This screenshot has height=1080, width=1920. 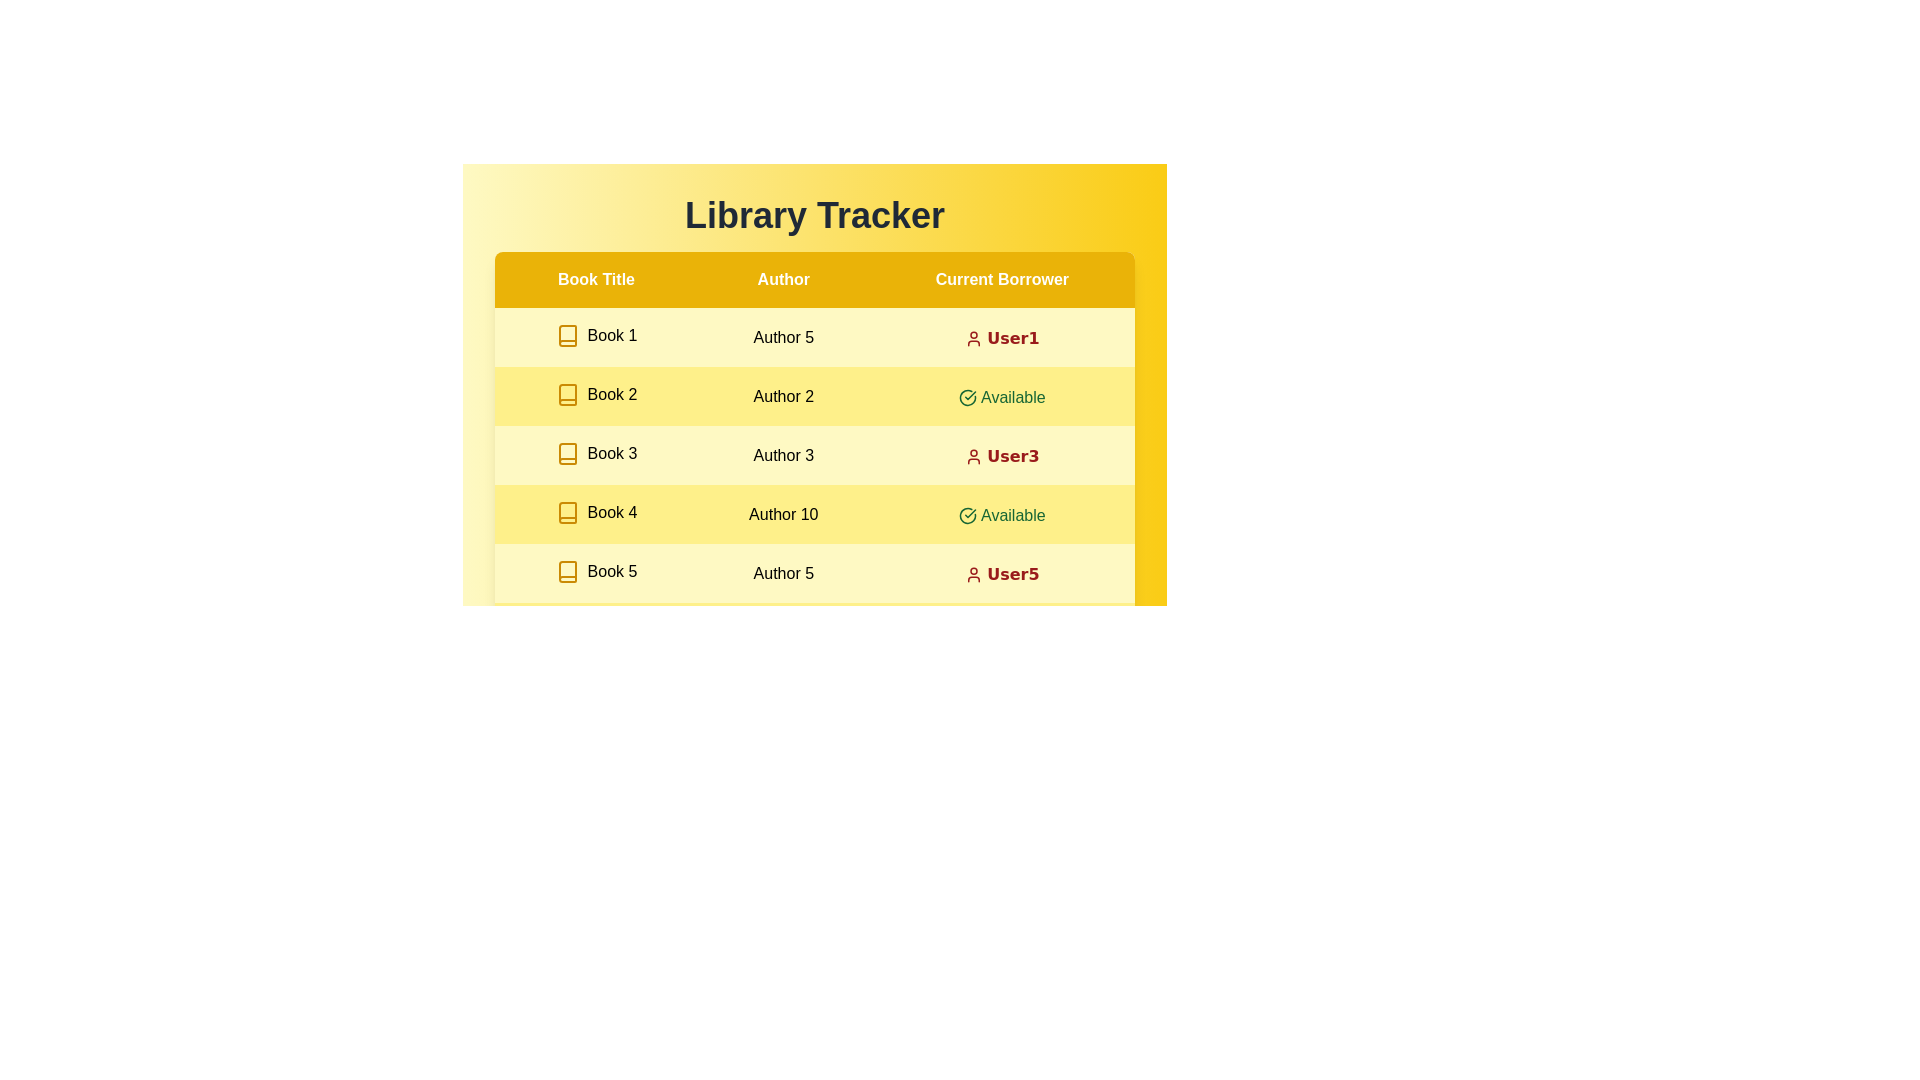 What do you see at coordinates (595, 334) in the screenshot?
I see `the book title Book 1 to inspect its details` at bounding box center [595, 334].